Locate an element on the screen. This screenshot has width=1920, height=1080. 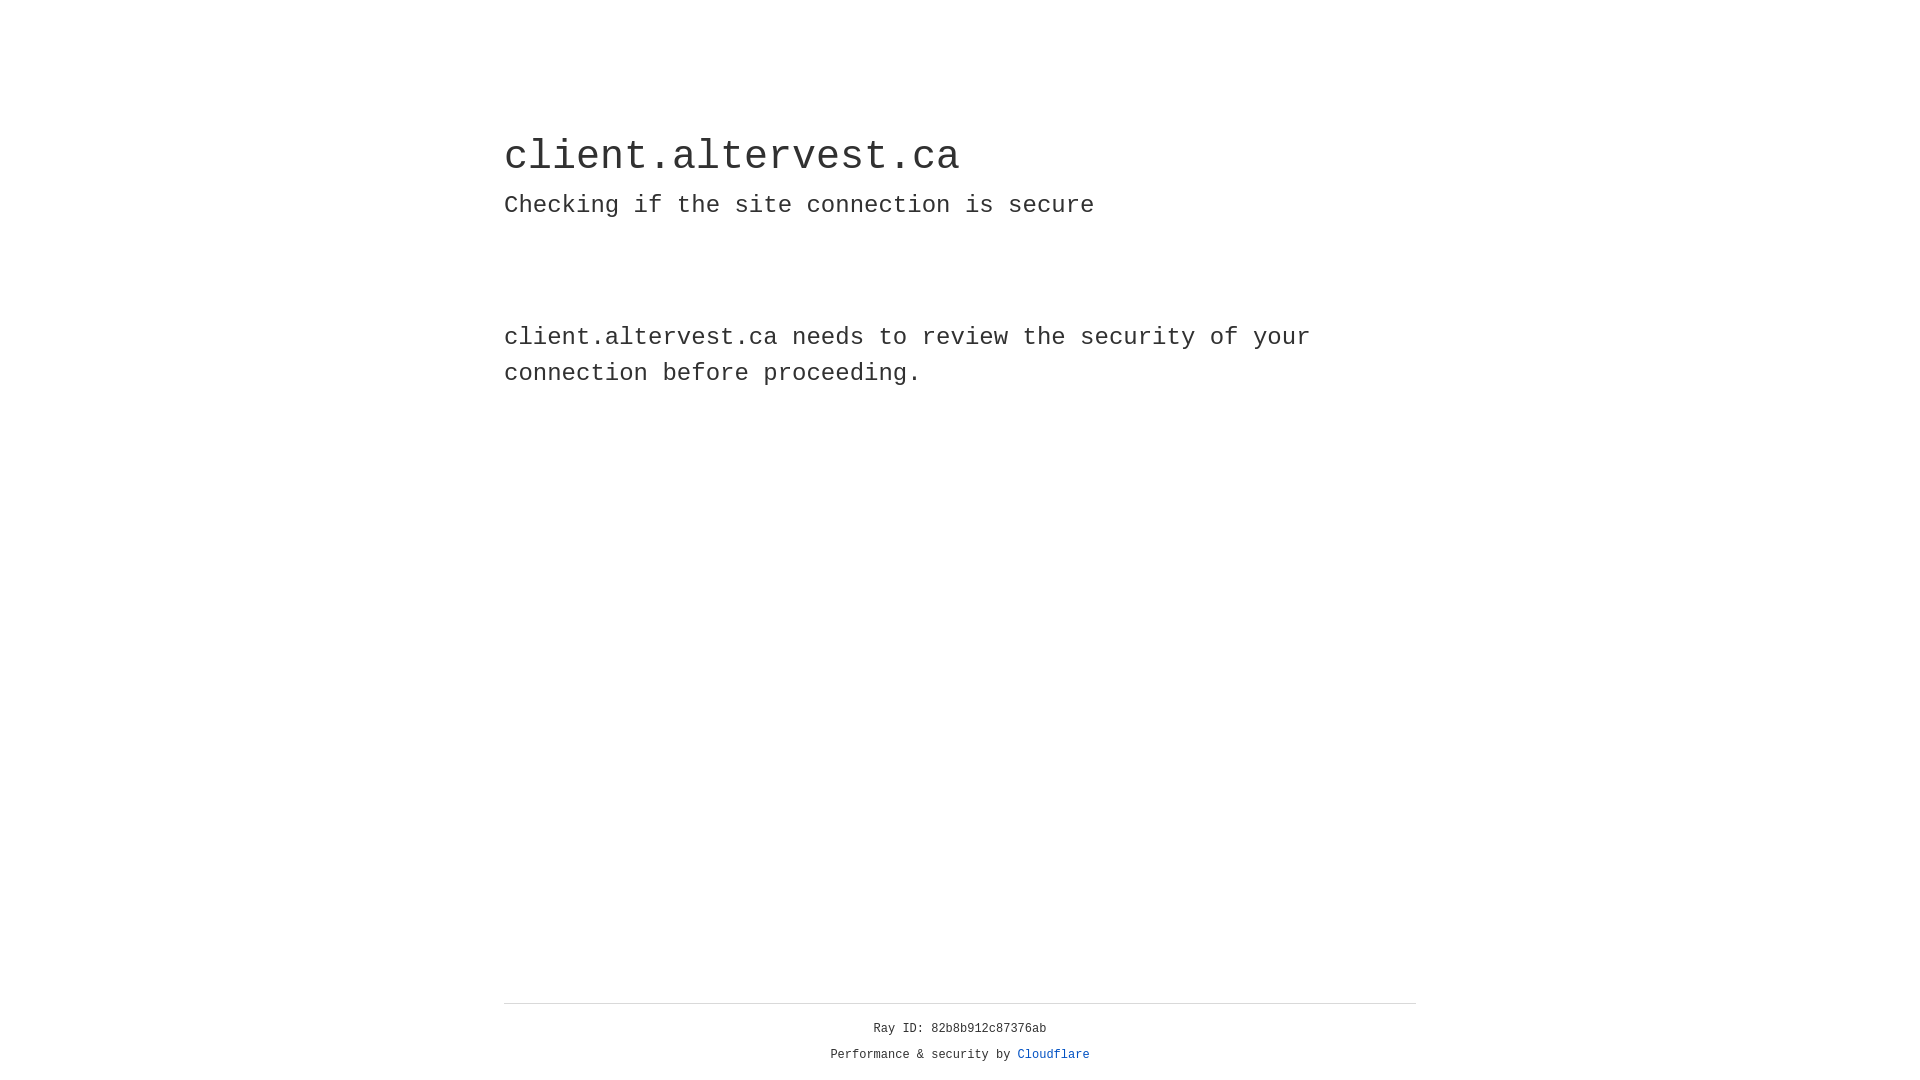
'Cloudflare' is located at coordinates (1053, 1054).